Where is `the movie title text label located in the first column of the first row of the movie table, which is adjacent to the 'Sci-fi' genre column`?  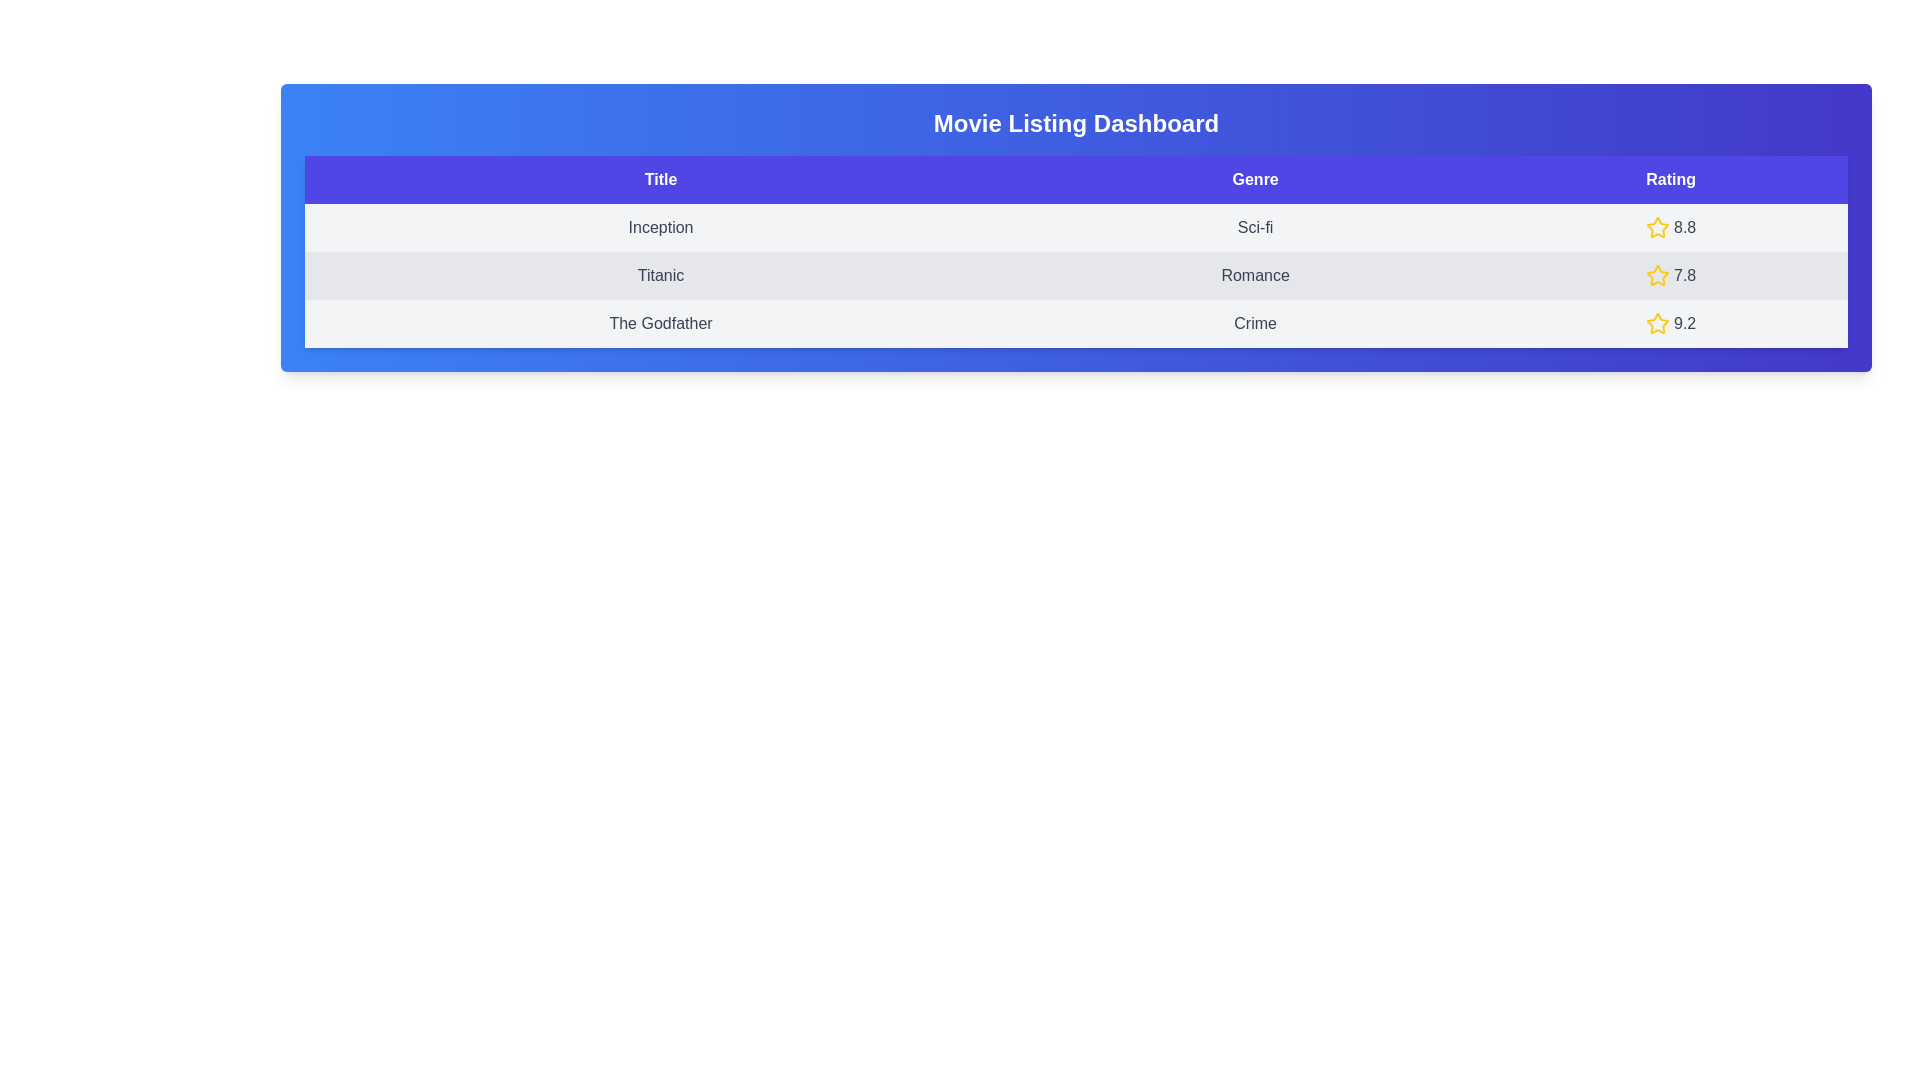
the movie title text label located in the first column of the first row of the movie table, which is adjacent to the 'Sci-fi' genre column is located at coordinates (661, 226).